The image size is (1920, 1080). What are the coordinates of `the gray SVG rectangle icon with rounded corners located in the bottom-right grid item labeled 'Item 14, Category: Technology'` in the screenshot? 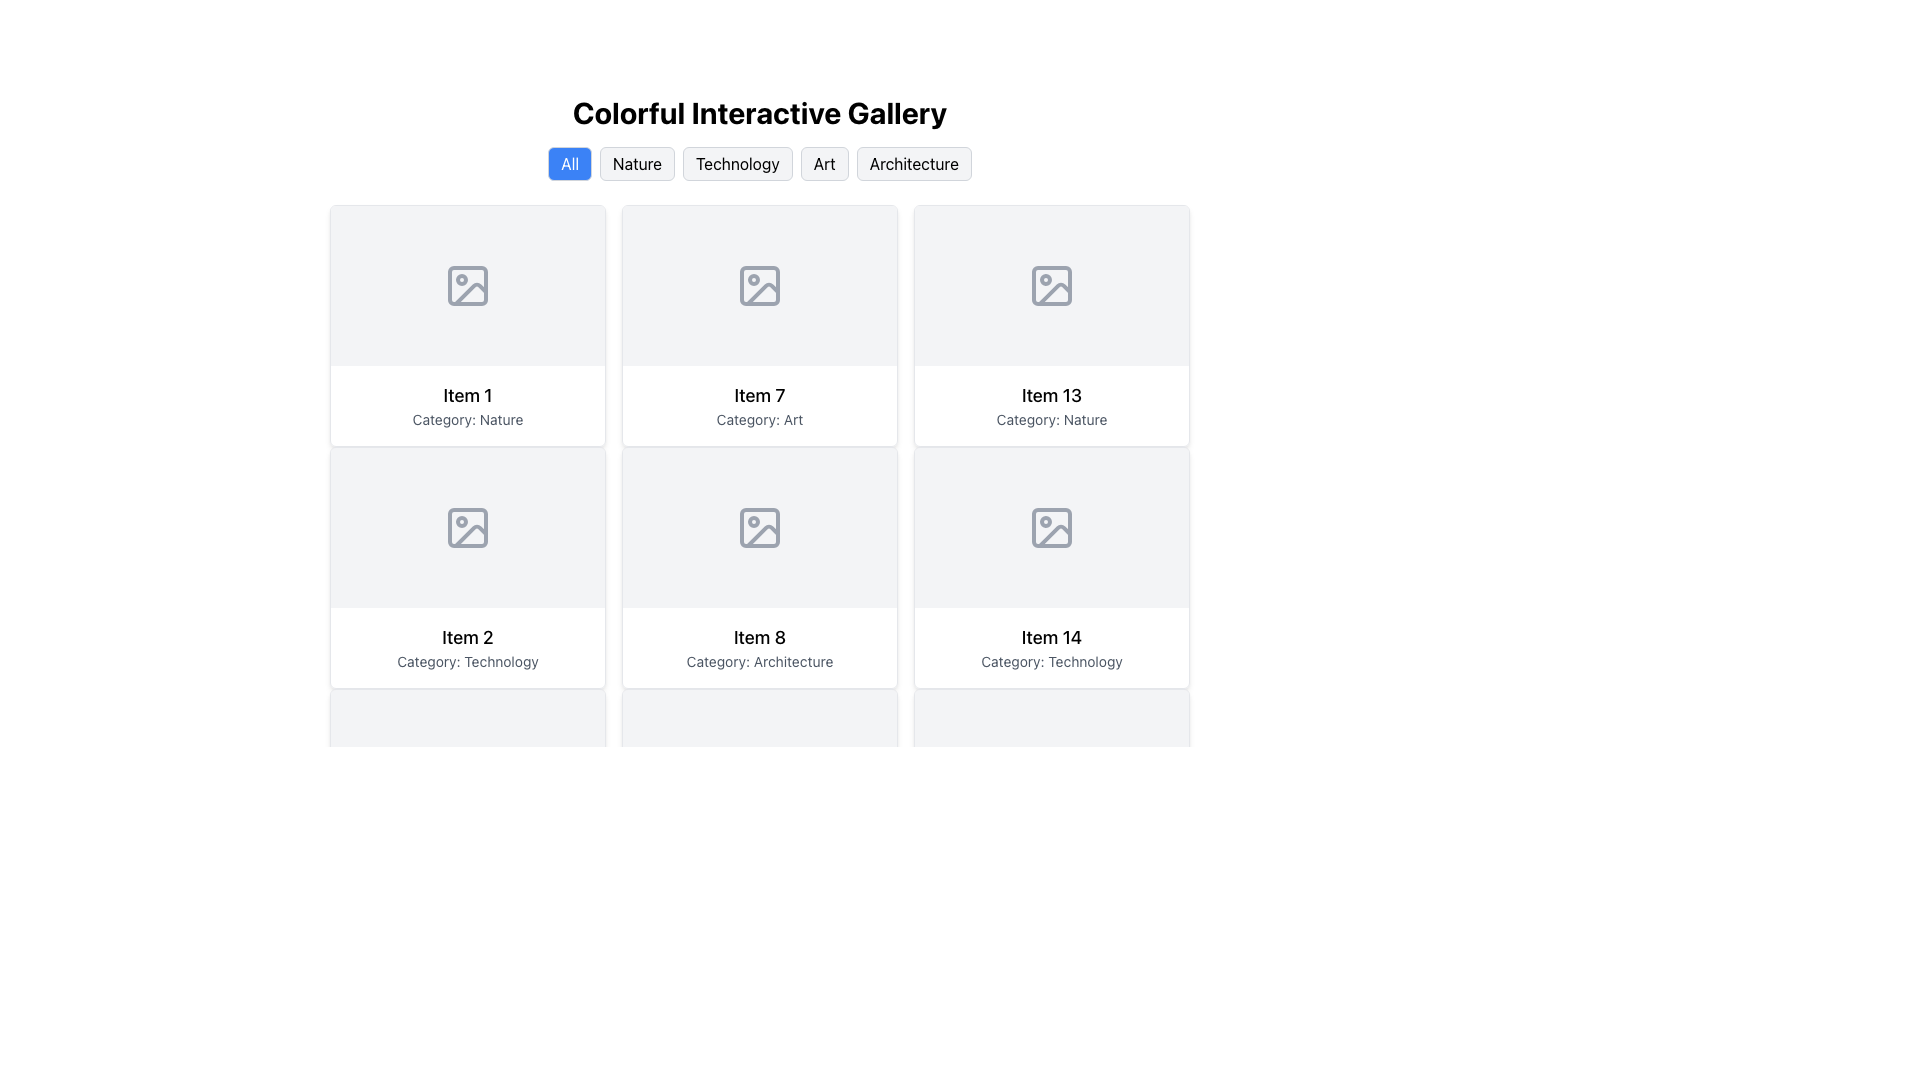 It's located at (1050, 527).